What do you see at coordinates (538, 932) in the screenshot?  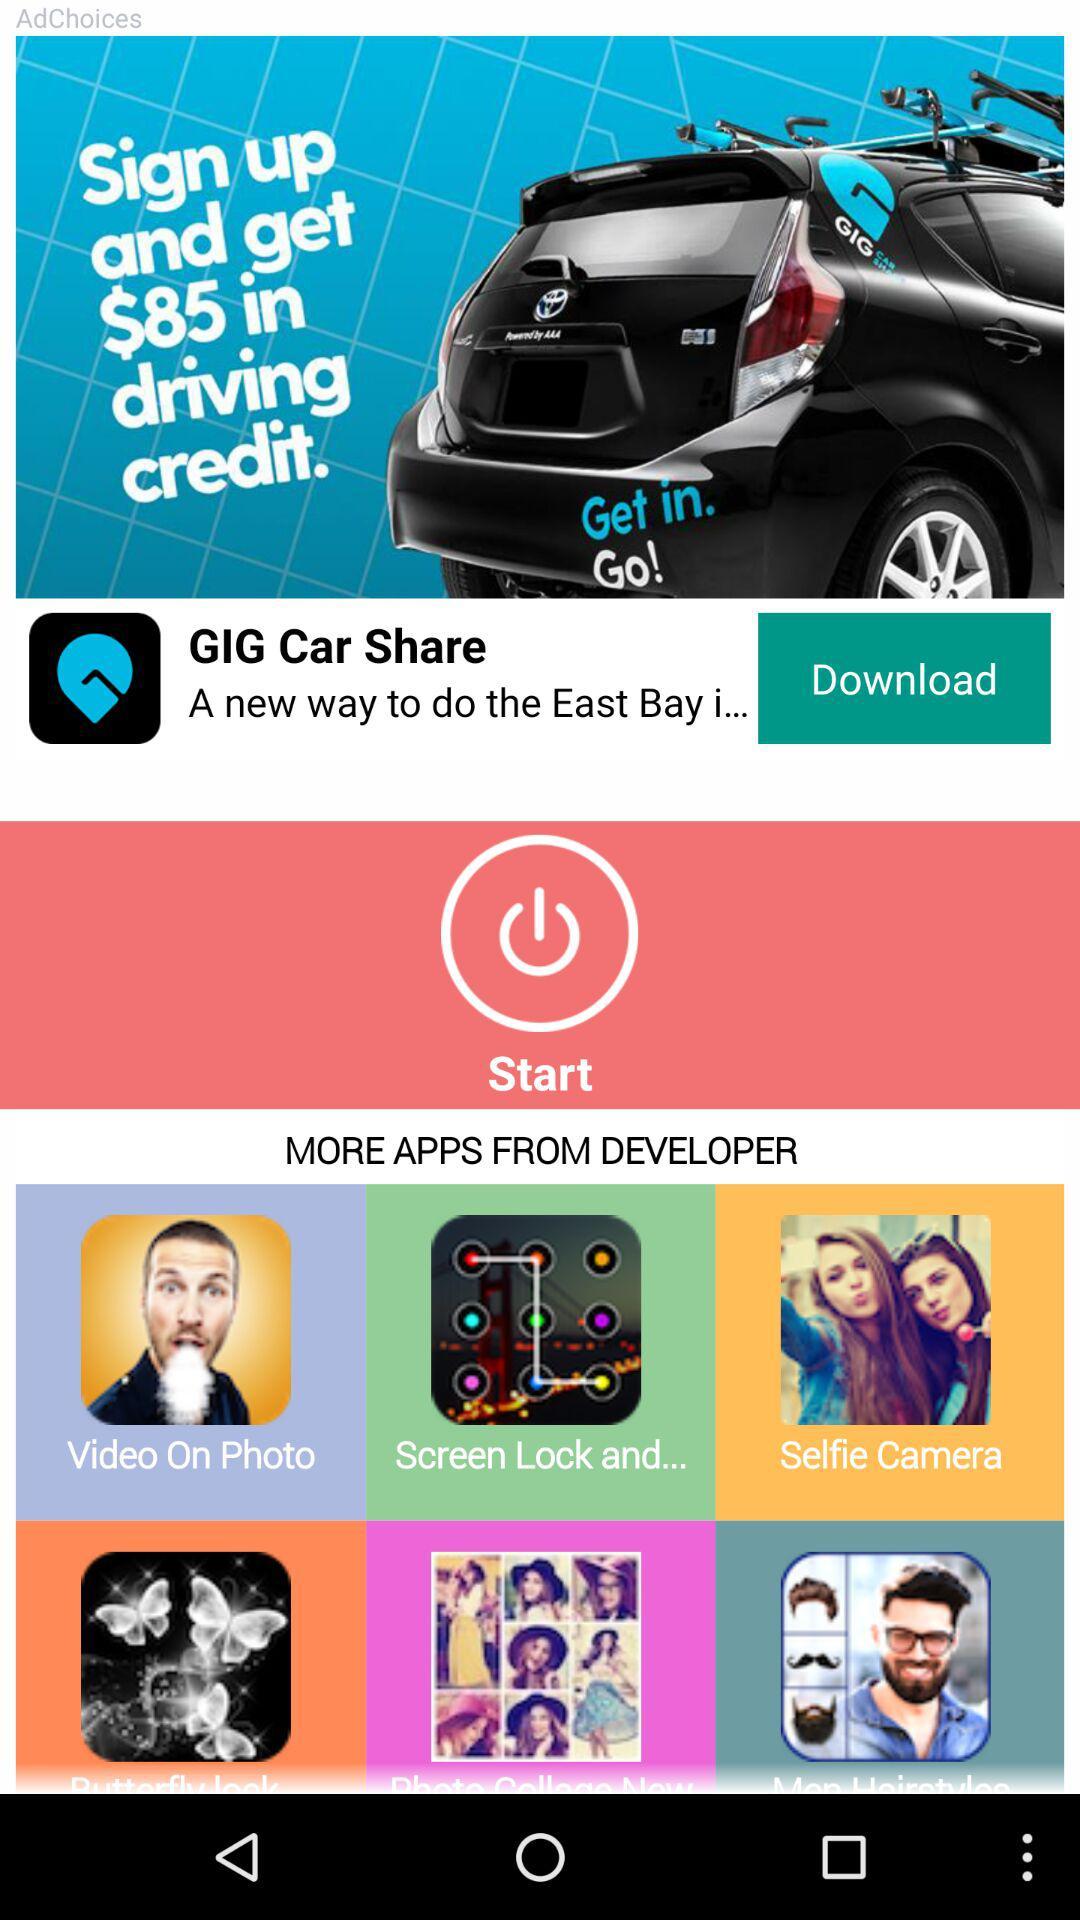 I see `switch off` at bounding box center [538, 932].